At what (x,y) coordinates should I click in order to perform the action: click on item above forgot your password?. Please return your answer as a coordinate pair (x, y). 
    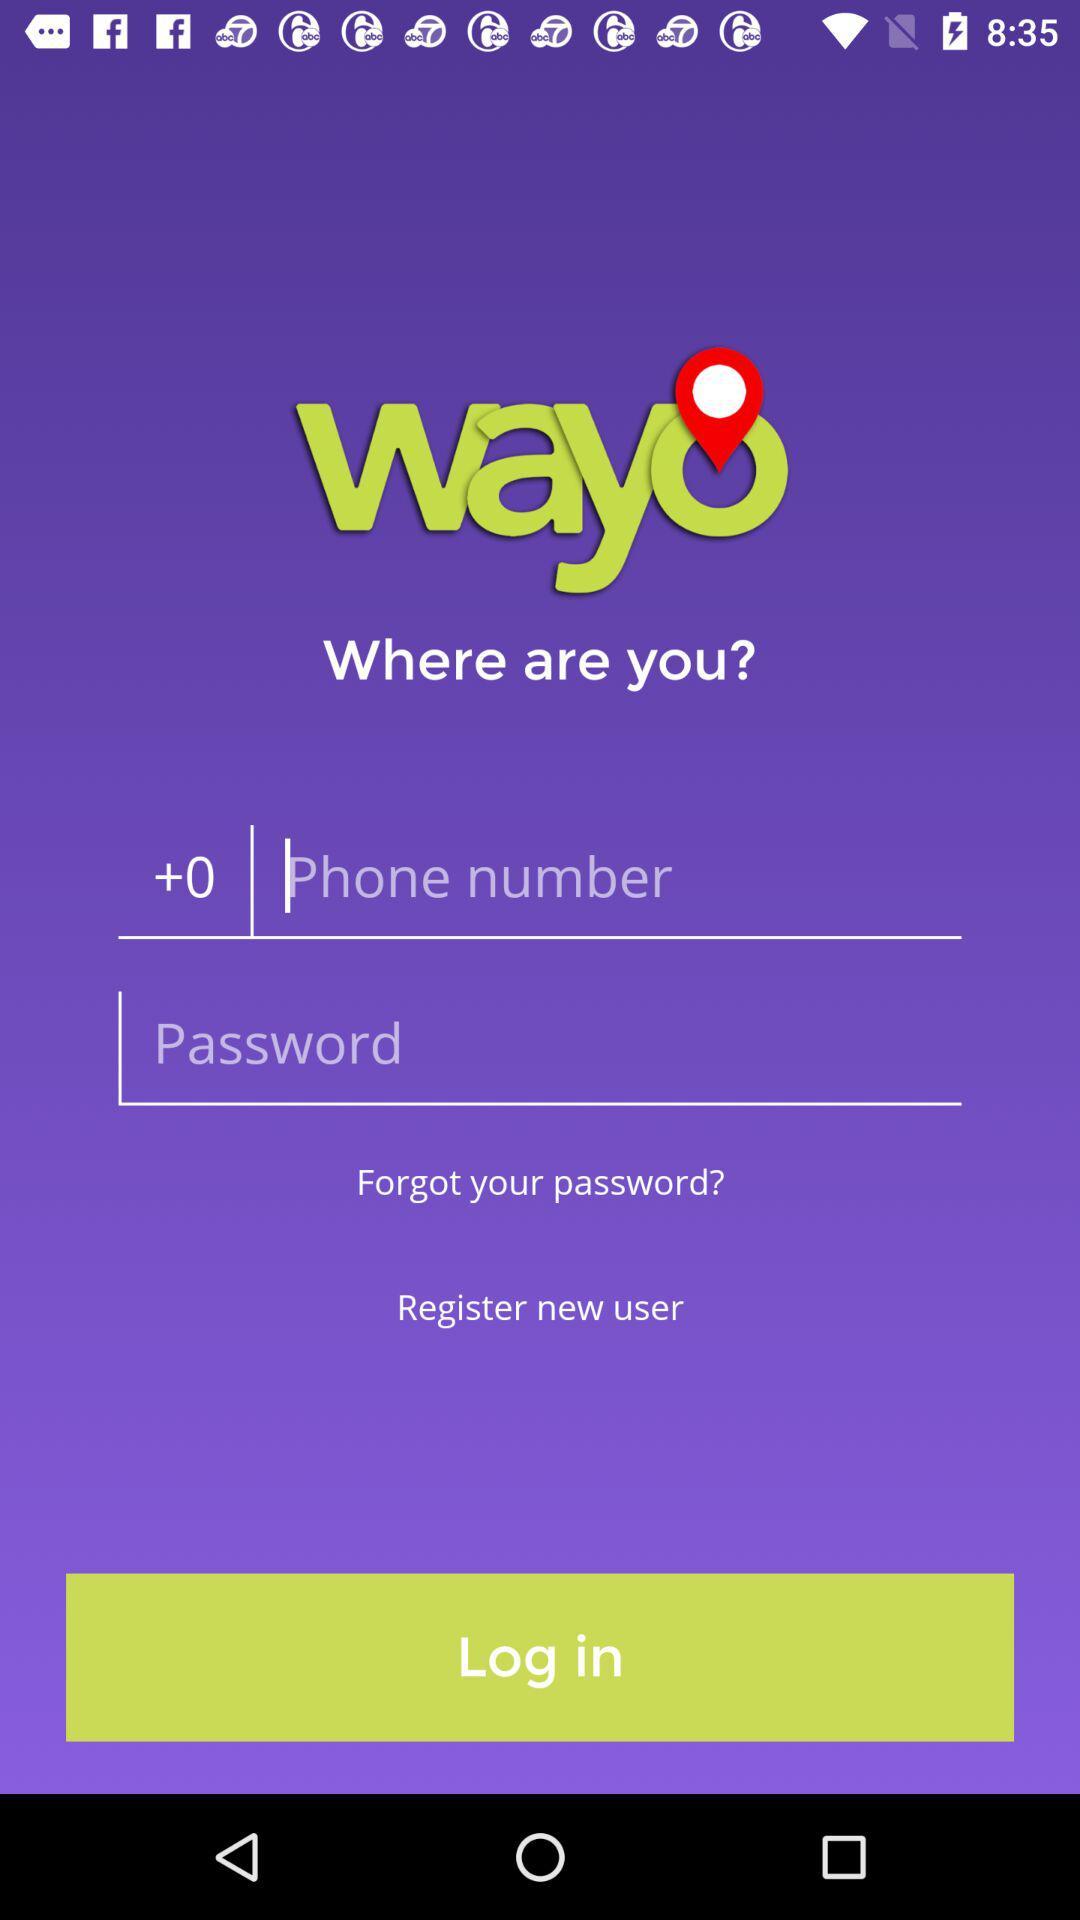
    Looking at the image, I should click on (540, 1047).